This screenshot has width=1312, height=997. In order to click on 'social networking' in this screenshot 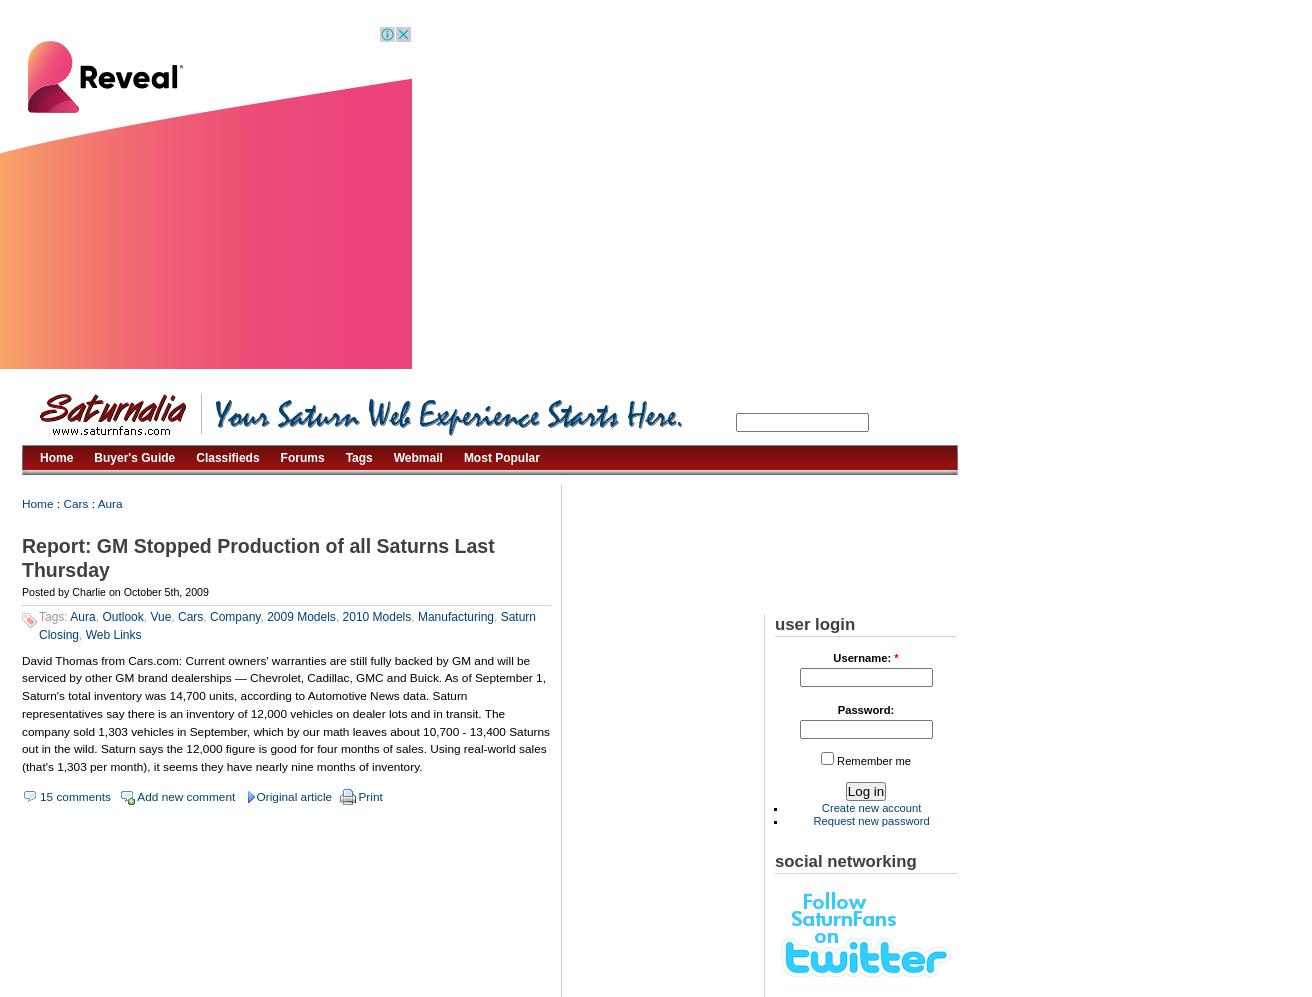, I will do `click(774, 860)`.